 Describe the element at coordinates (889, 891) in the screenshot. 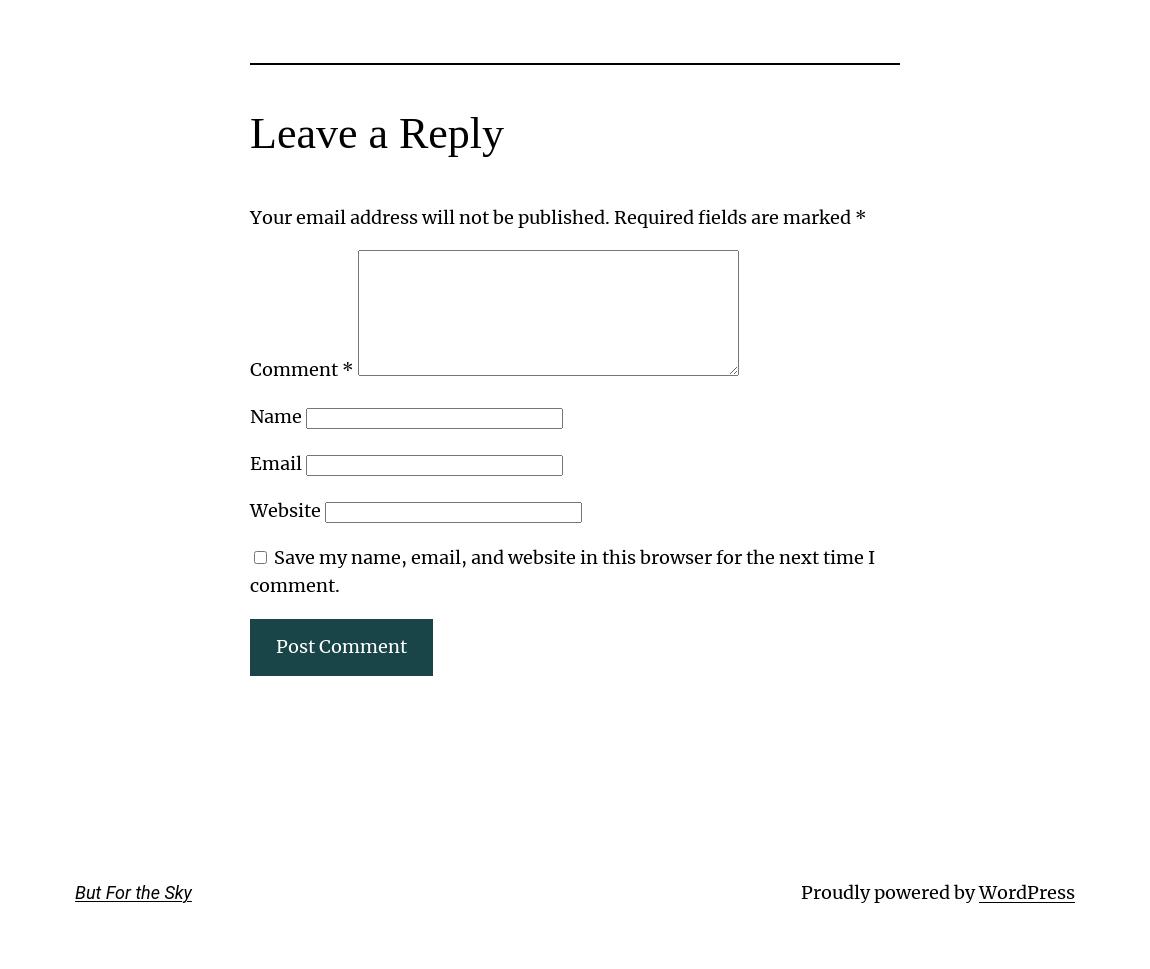

I see `'Proudly powered by'` at that location.